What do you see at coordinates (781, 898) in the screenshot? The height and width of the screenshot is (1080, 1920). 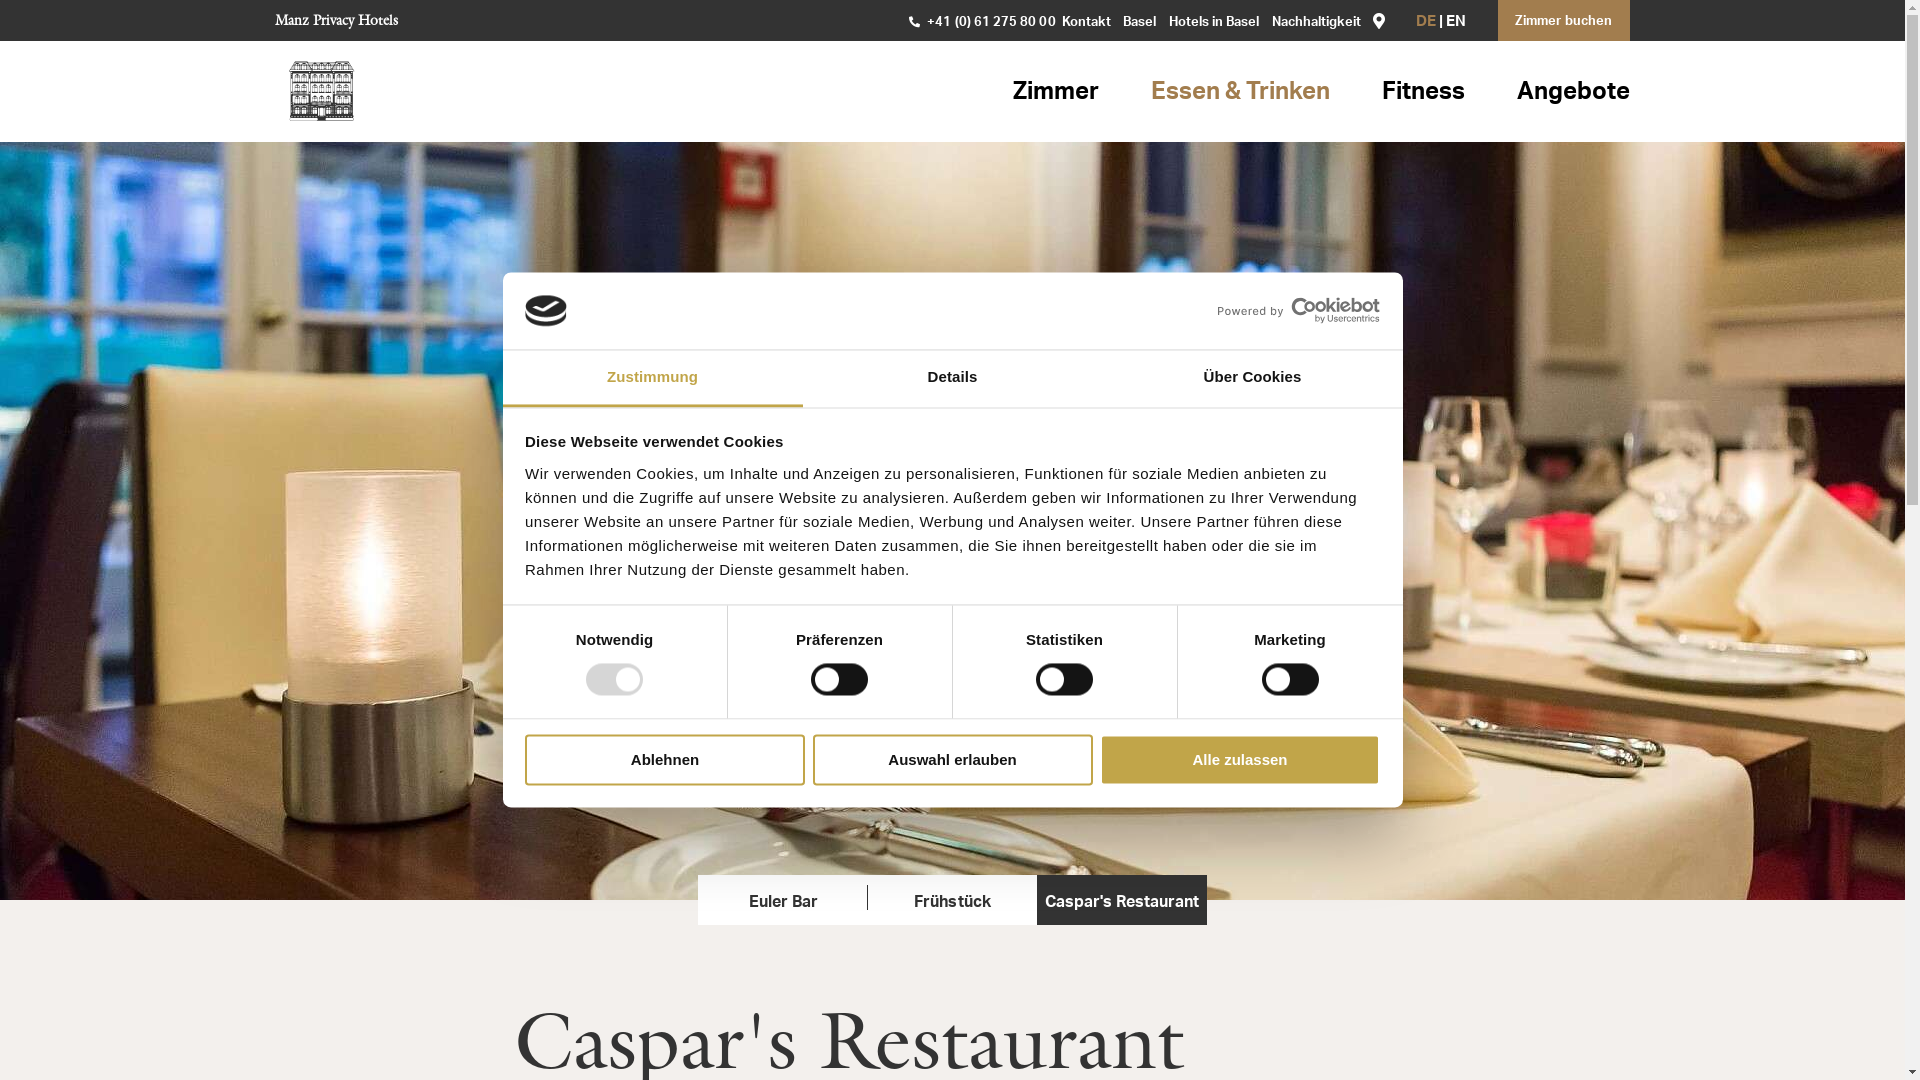 I see `'Euler Bar'` at bounding box center [781, 898].